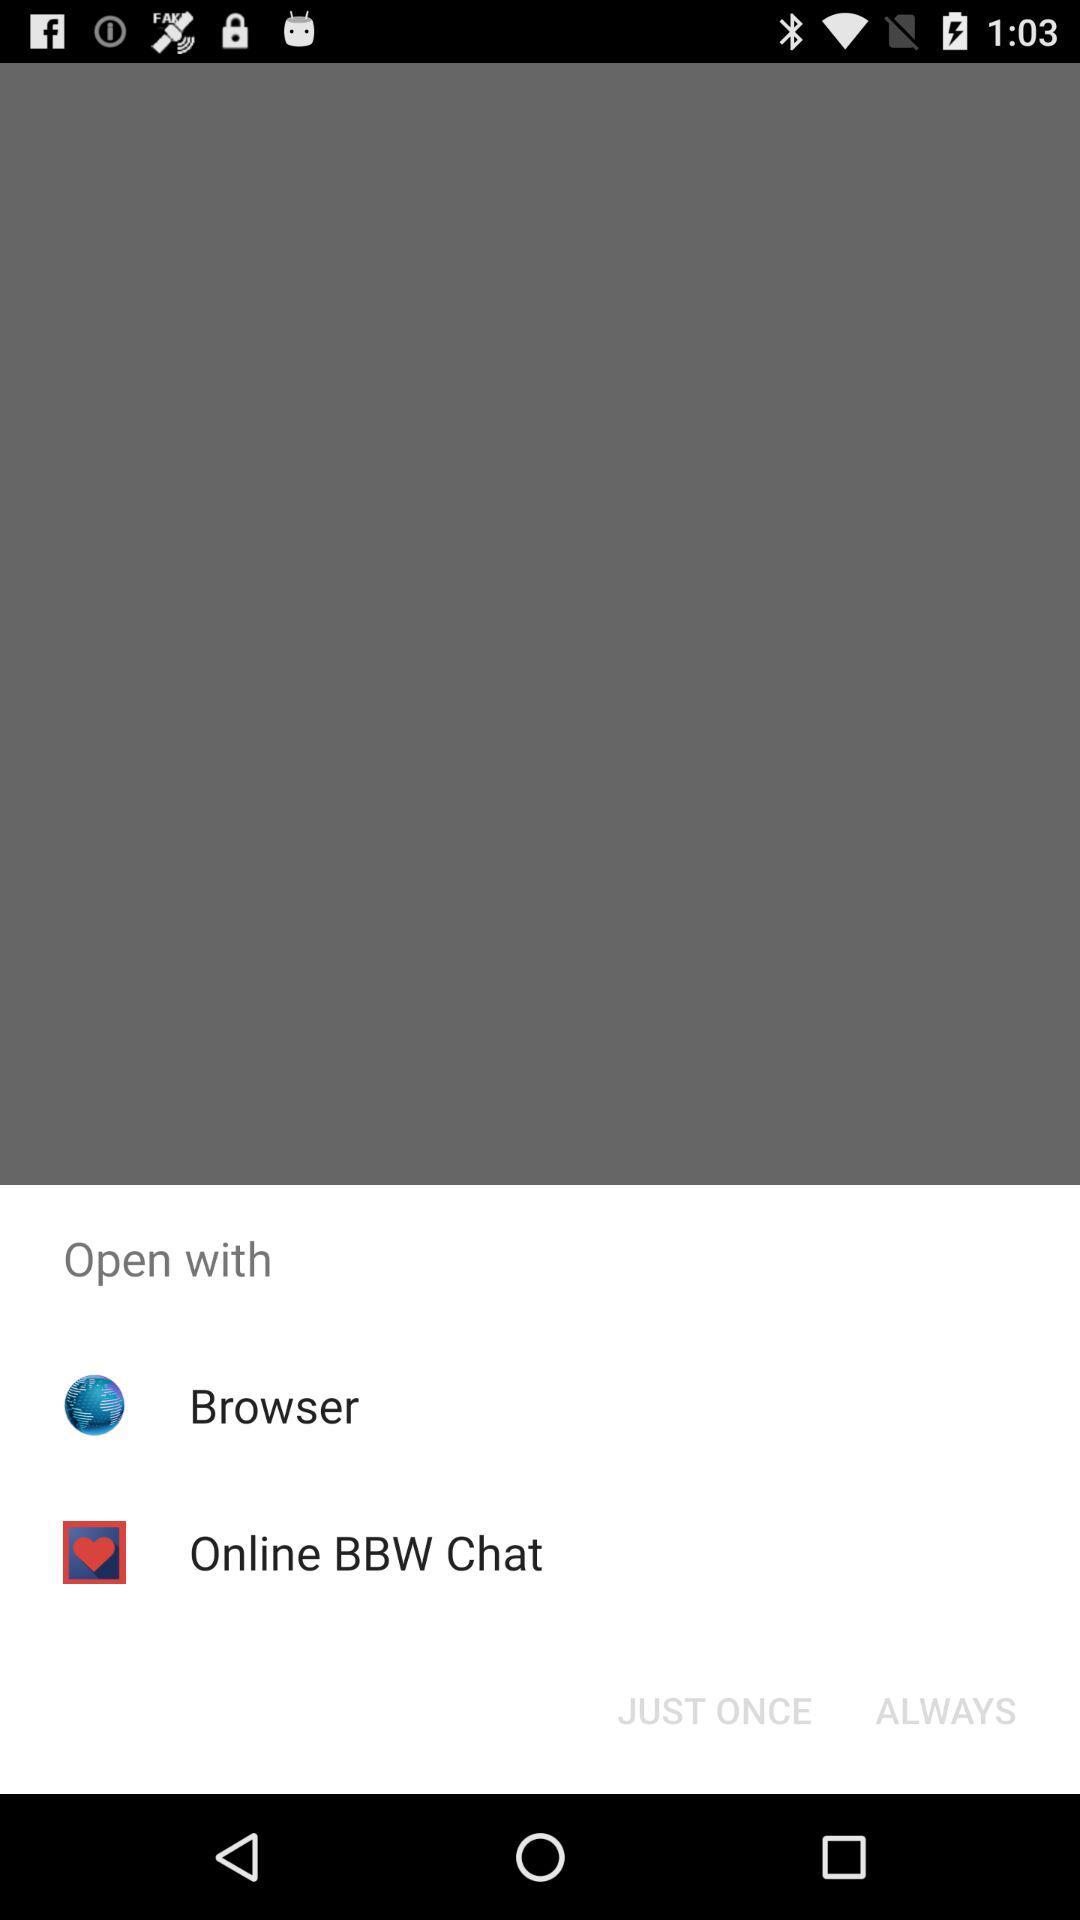 The width and height of the screenshot is (1080, 1920). Describe the element at coordinates (945, 1708) in the screenshot. I see `the item at the bottom right corner` at that location.